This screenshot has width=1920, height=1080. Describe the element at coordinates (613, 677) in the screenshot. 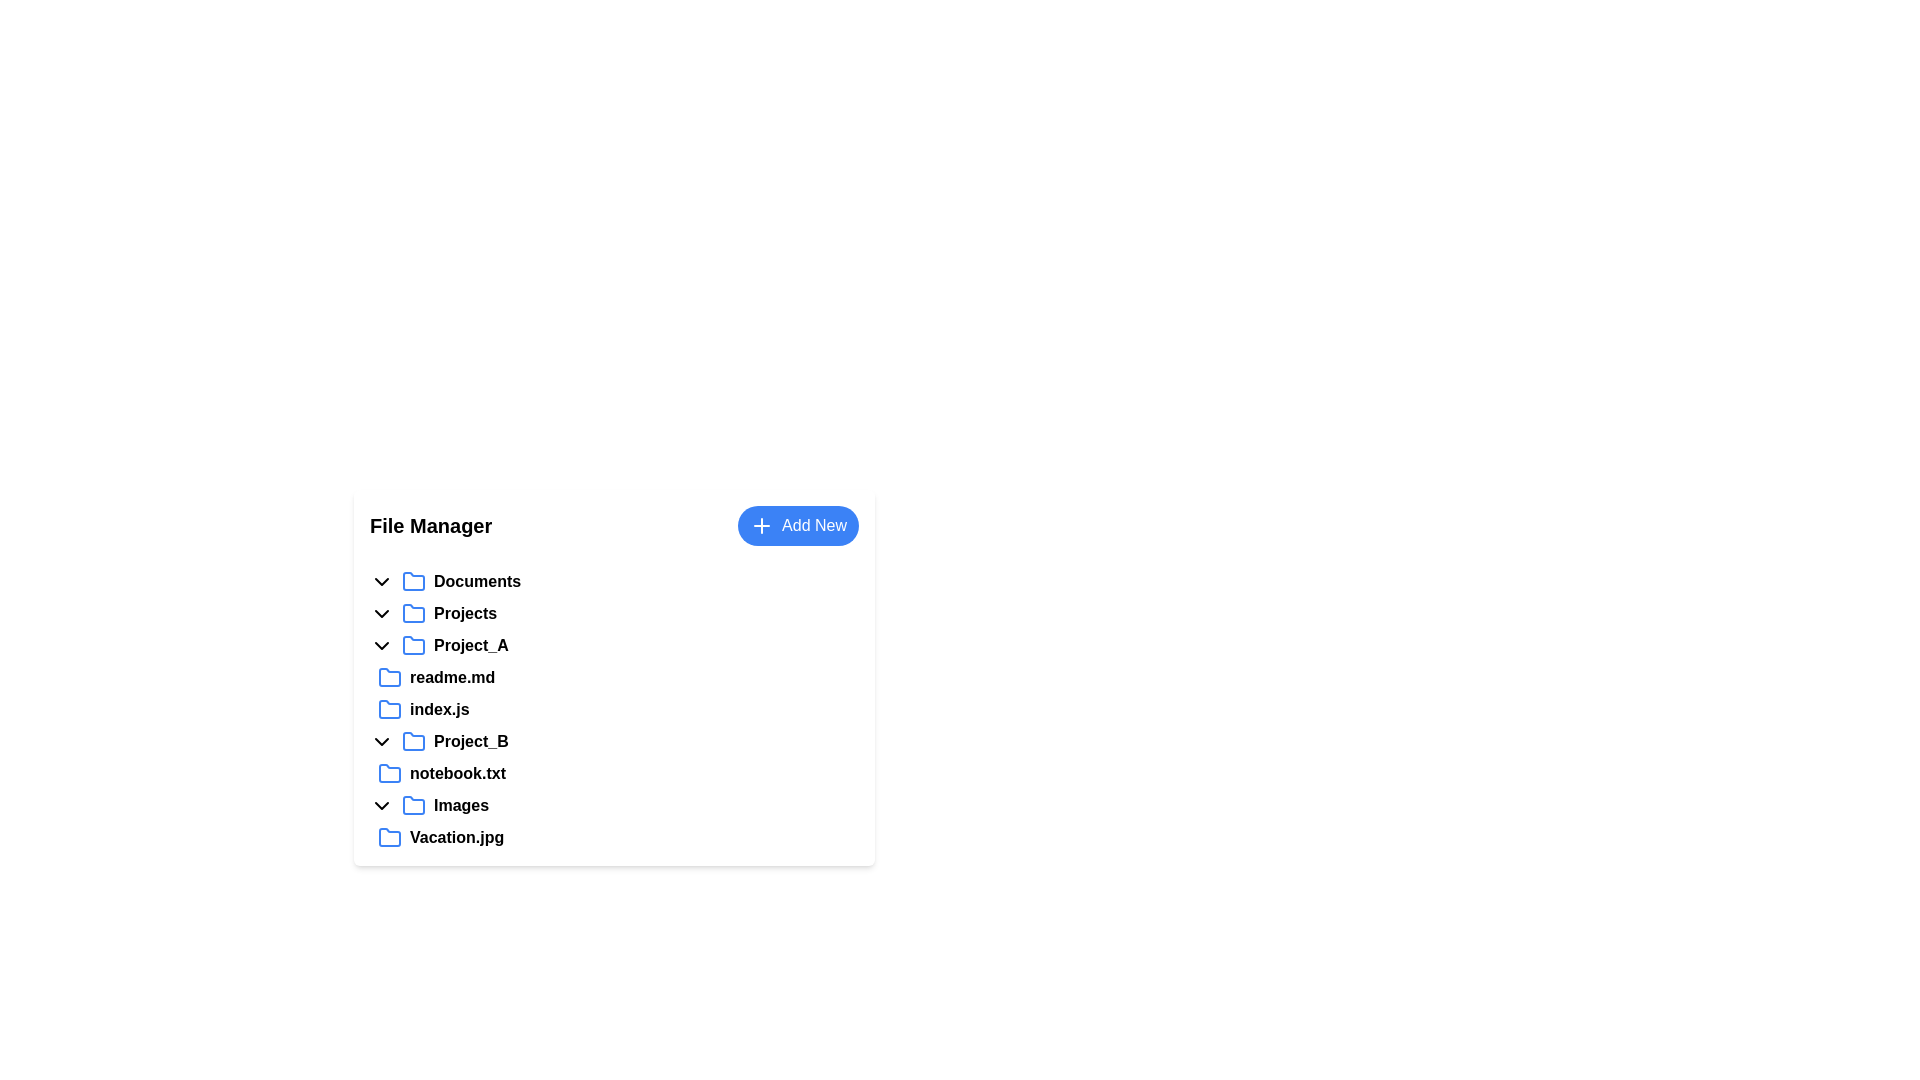

I see `the 'Project_A' folder` at that location.